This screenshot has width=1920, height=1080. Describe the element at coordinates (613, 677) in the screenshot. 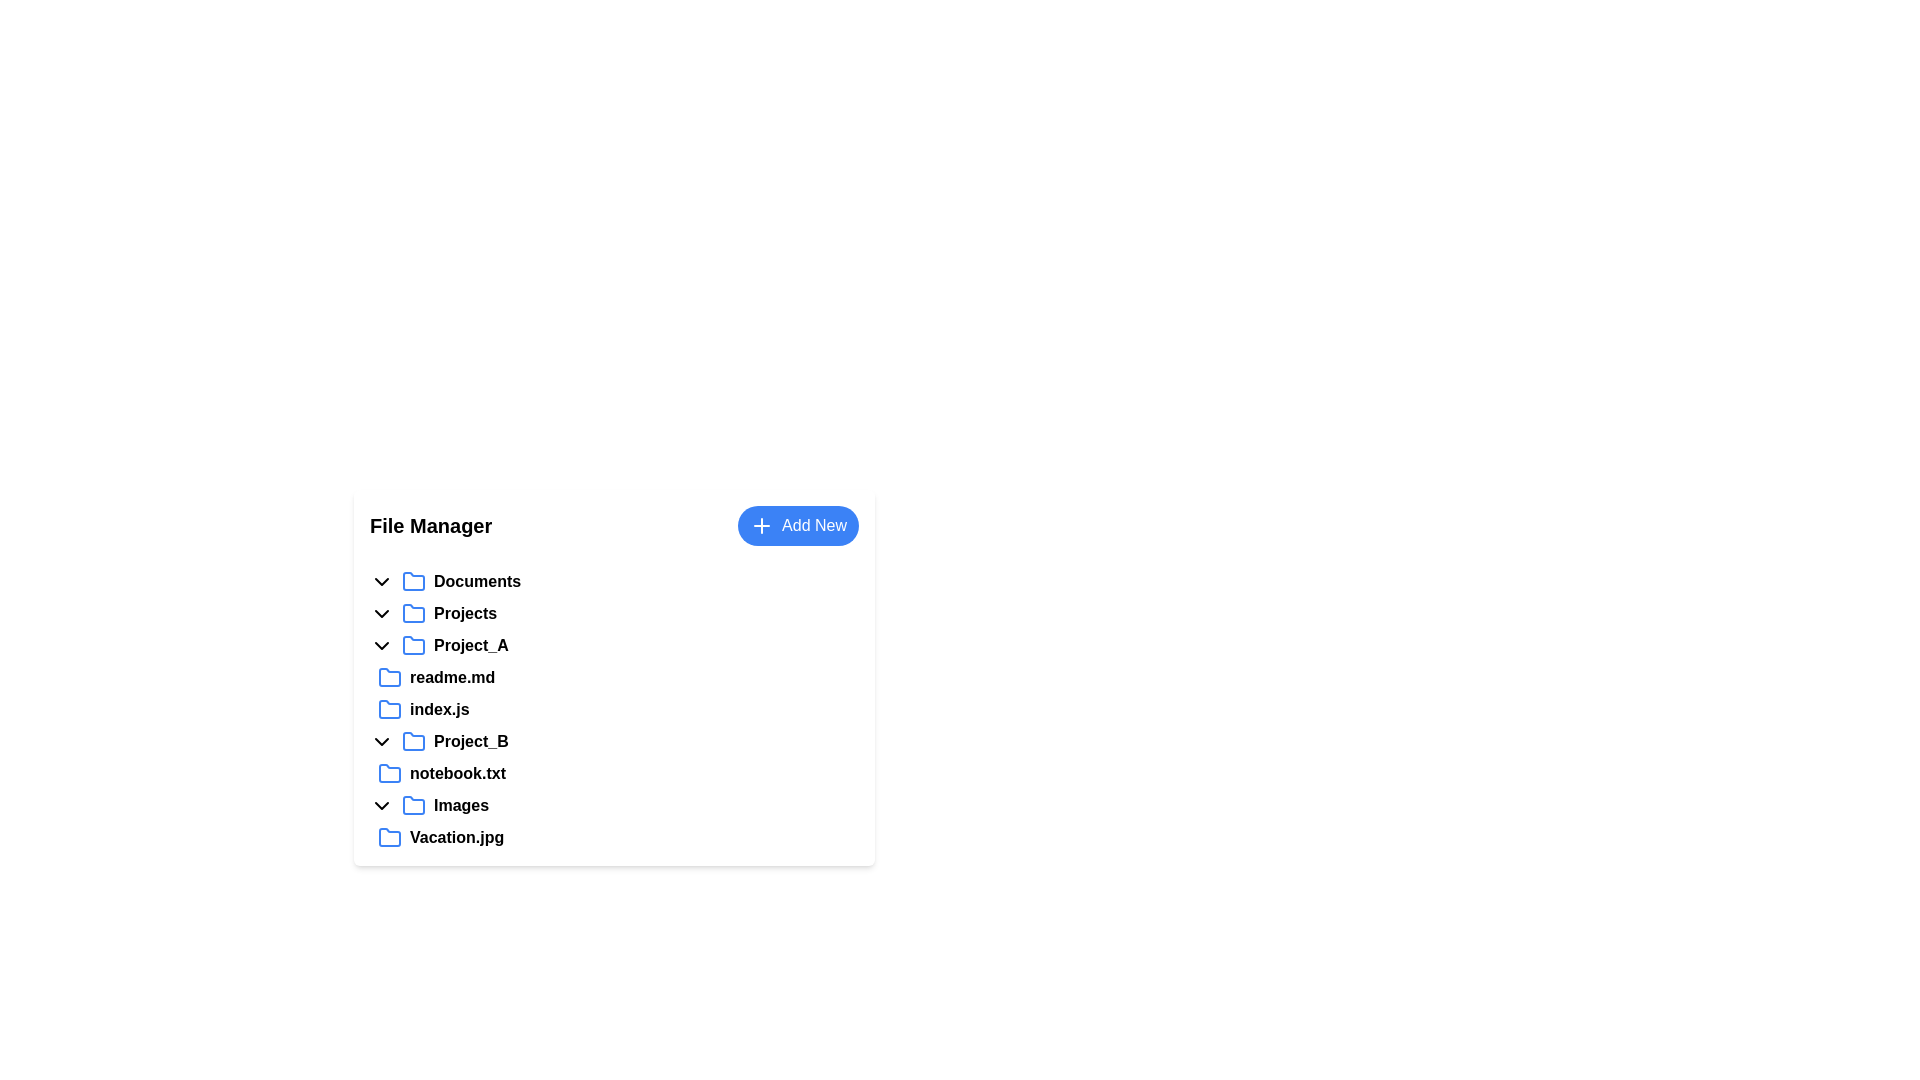

I see `the 'Project_A' folder` at that location.